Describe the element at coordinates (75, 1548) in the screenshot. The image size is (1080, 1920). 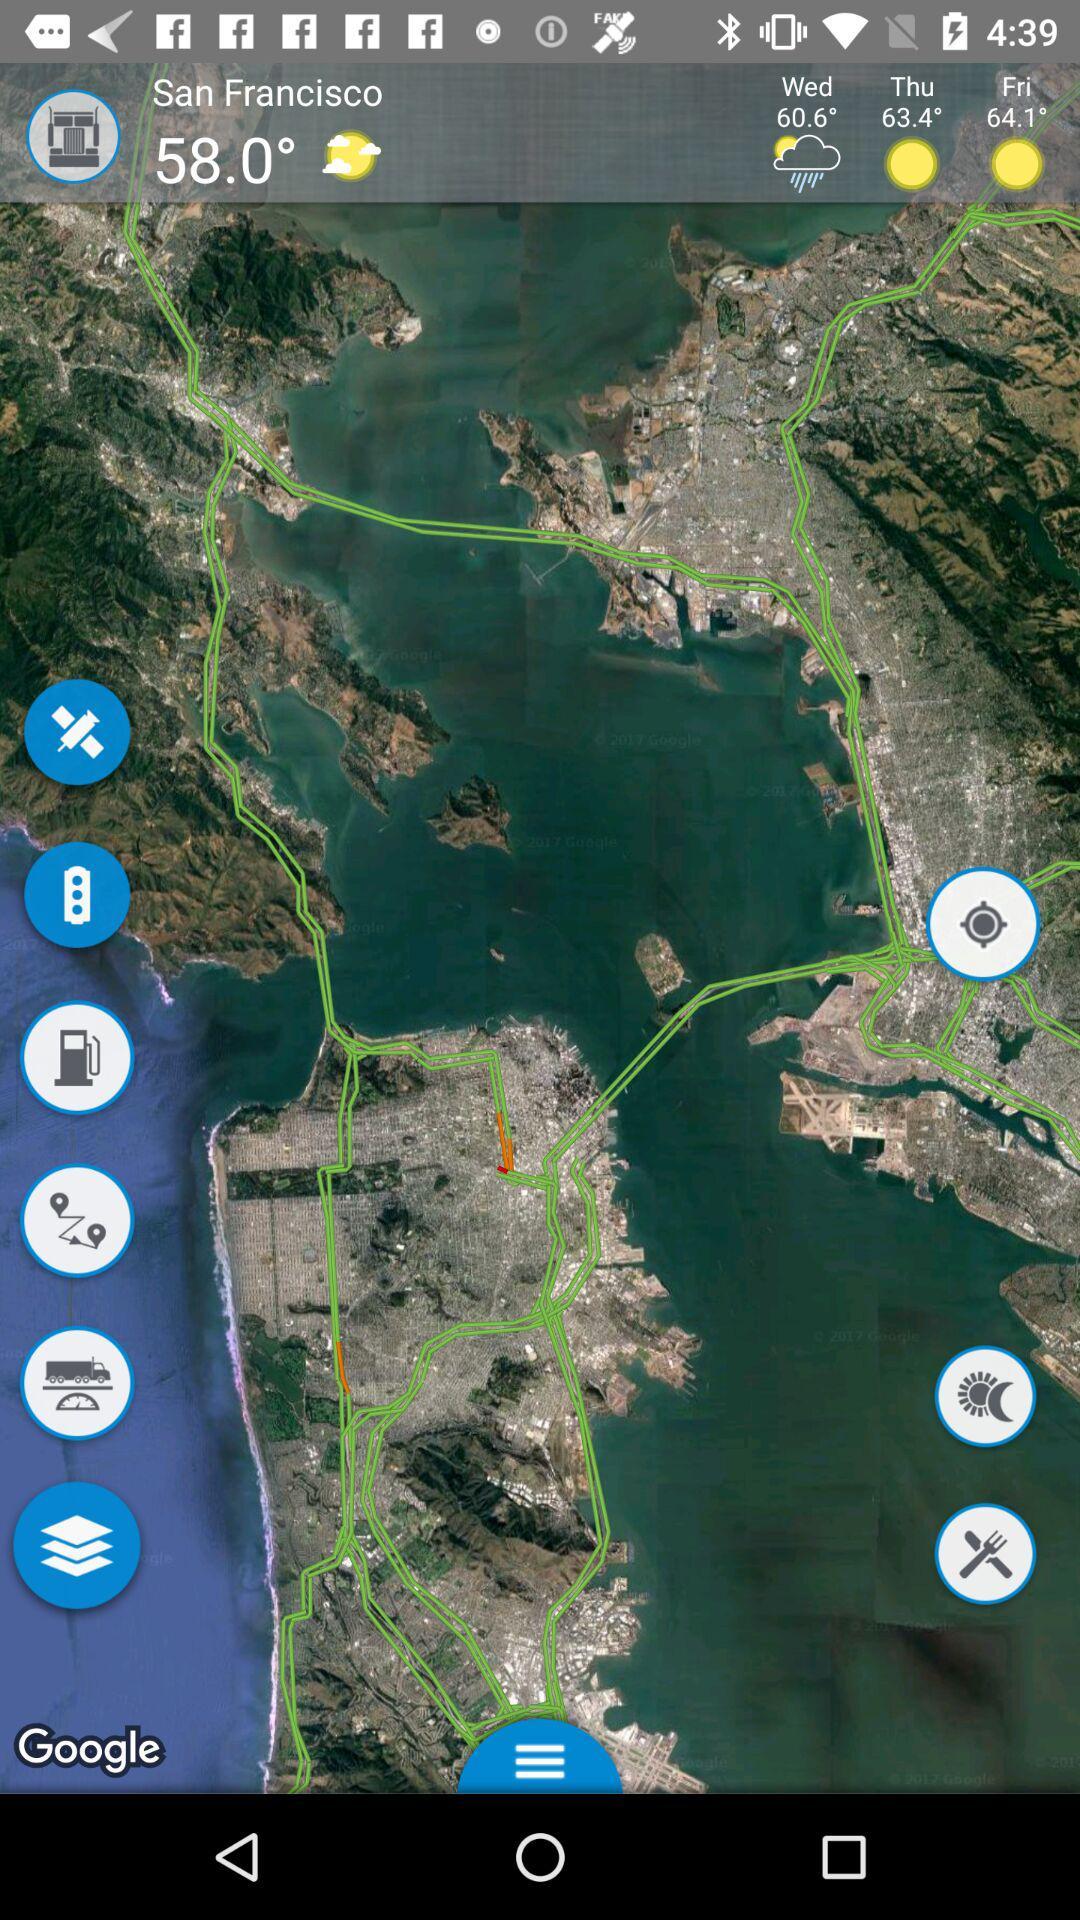
I see `more options` at that location.